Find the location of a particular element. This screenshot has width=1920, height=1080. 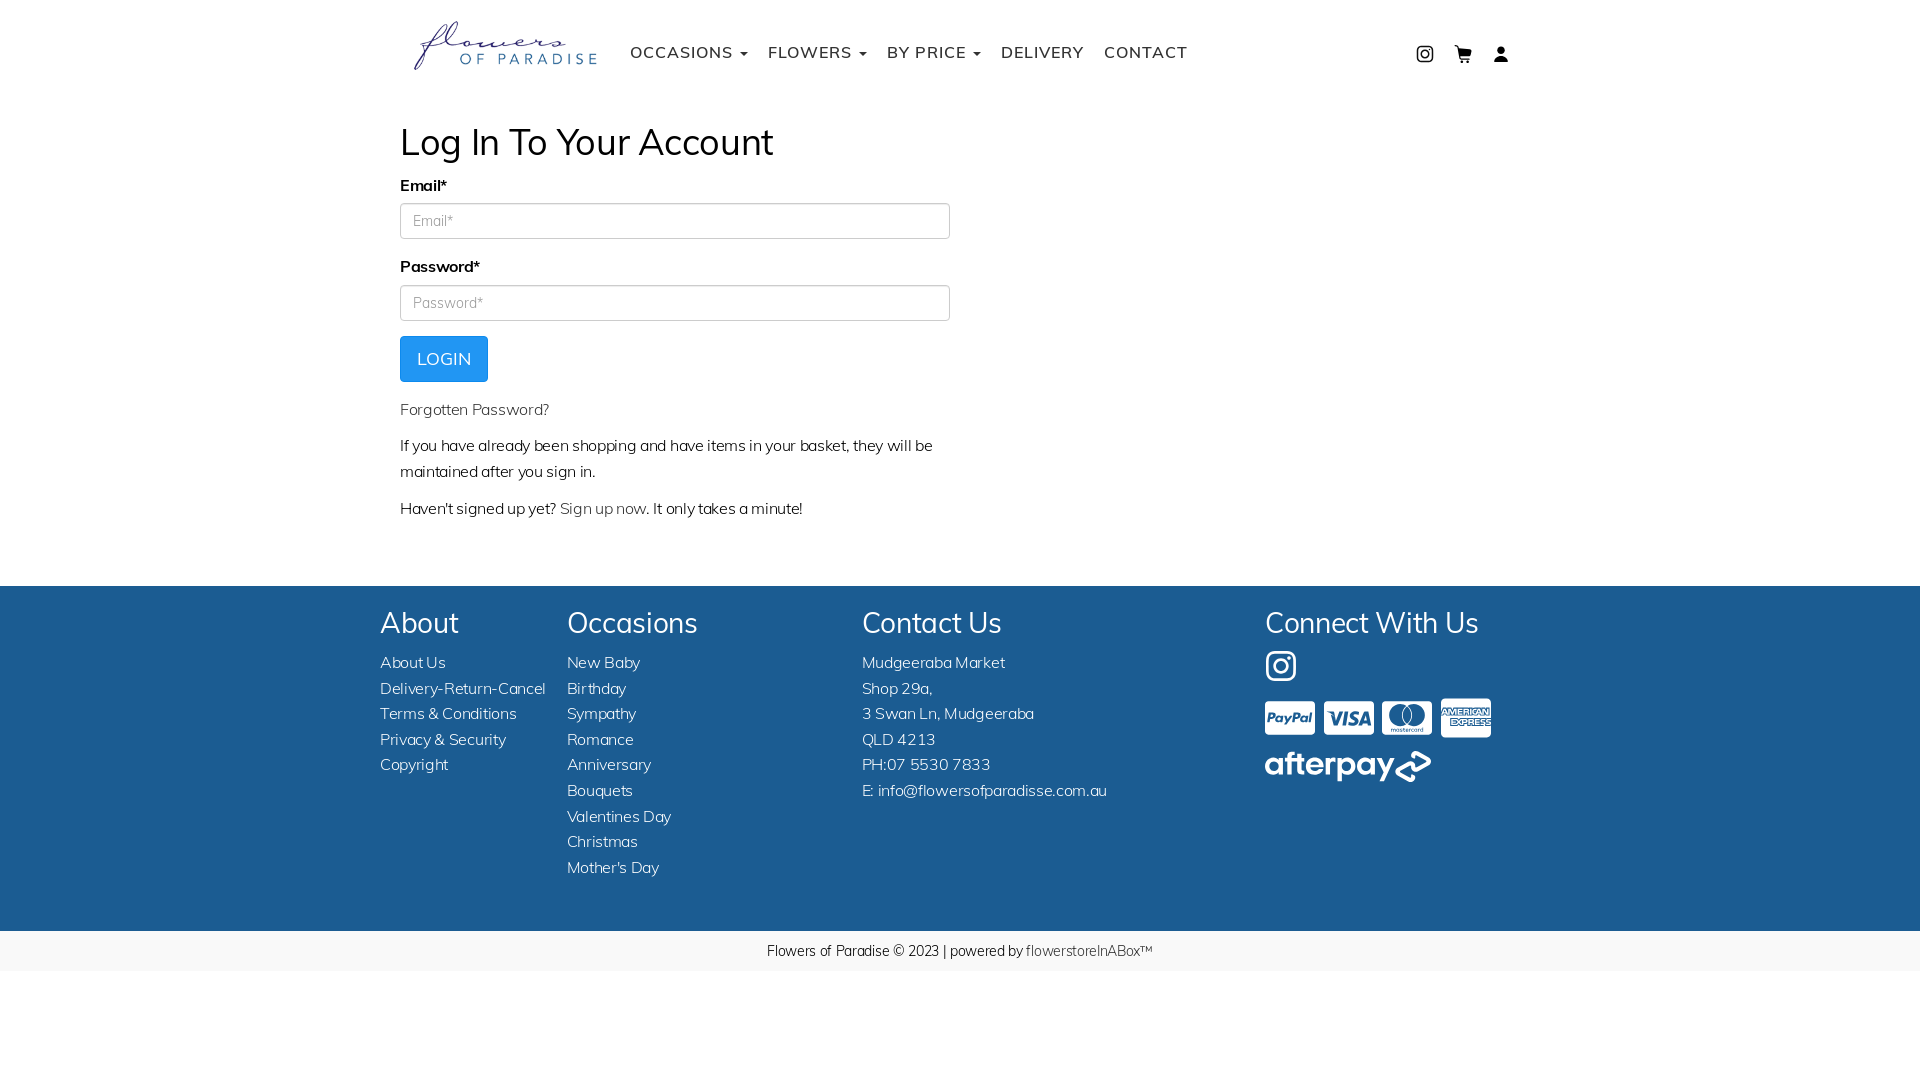

'DELIVERY' is located at coordinates (990, 50).